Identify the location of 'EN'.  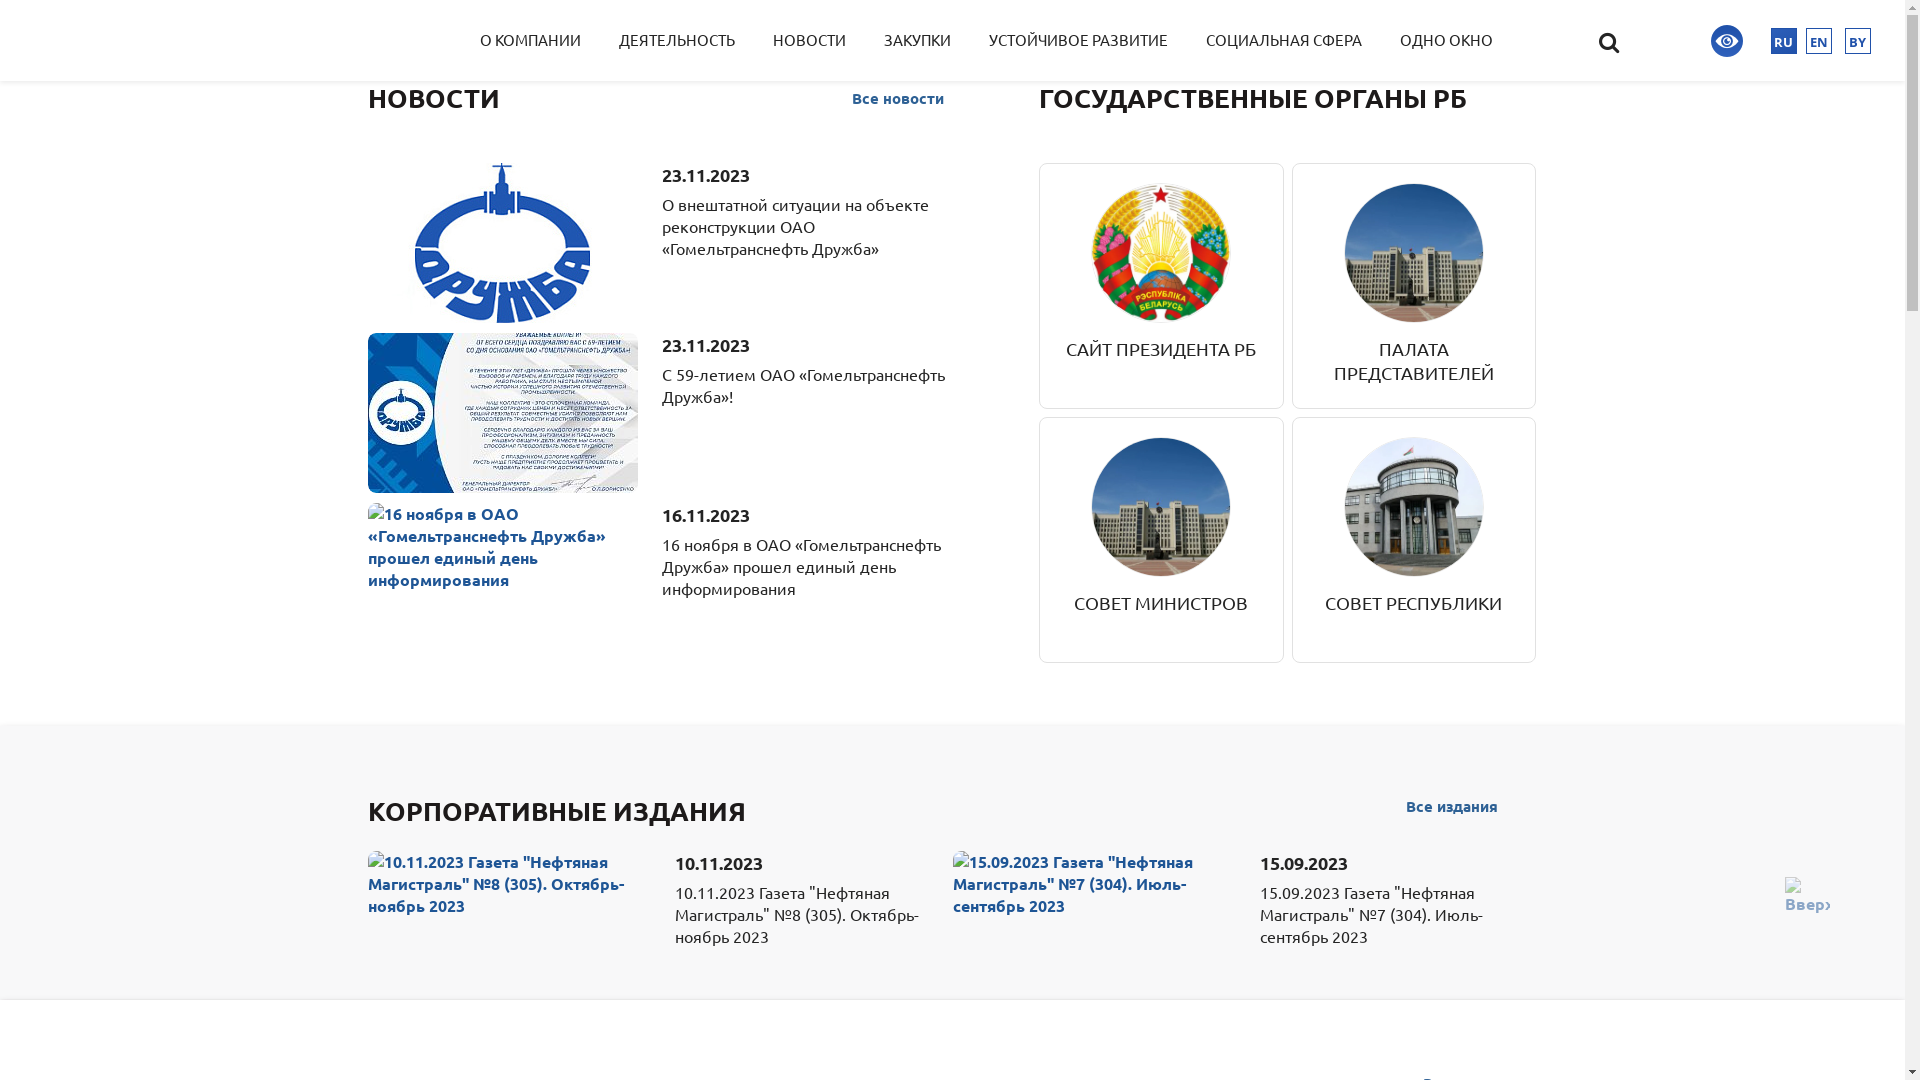
(1819, 41).